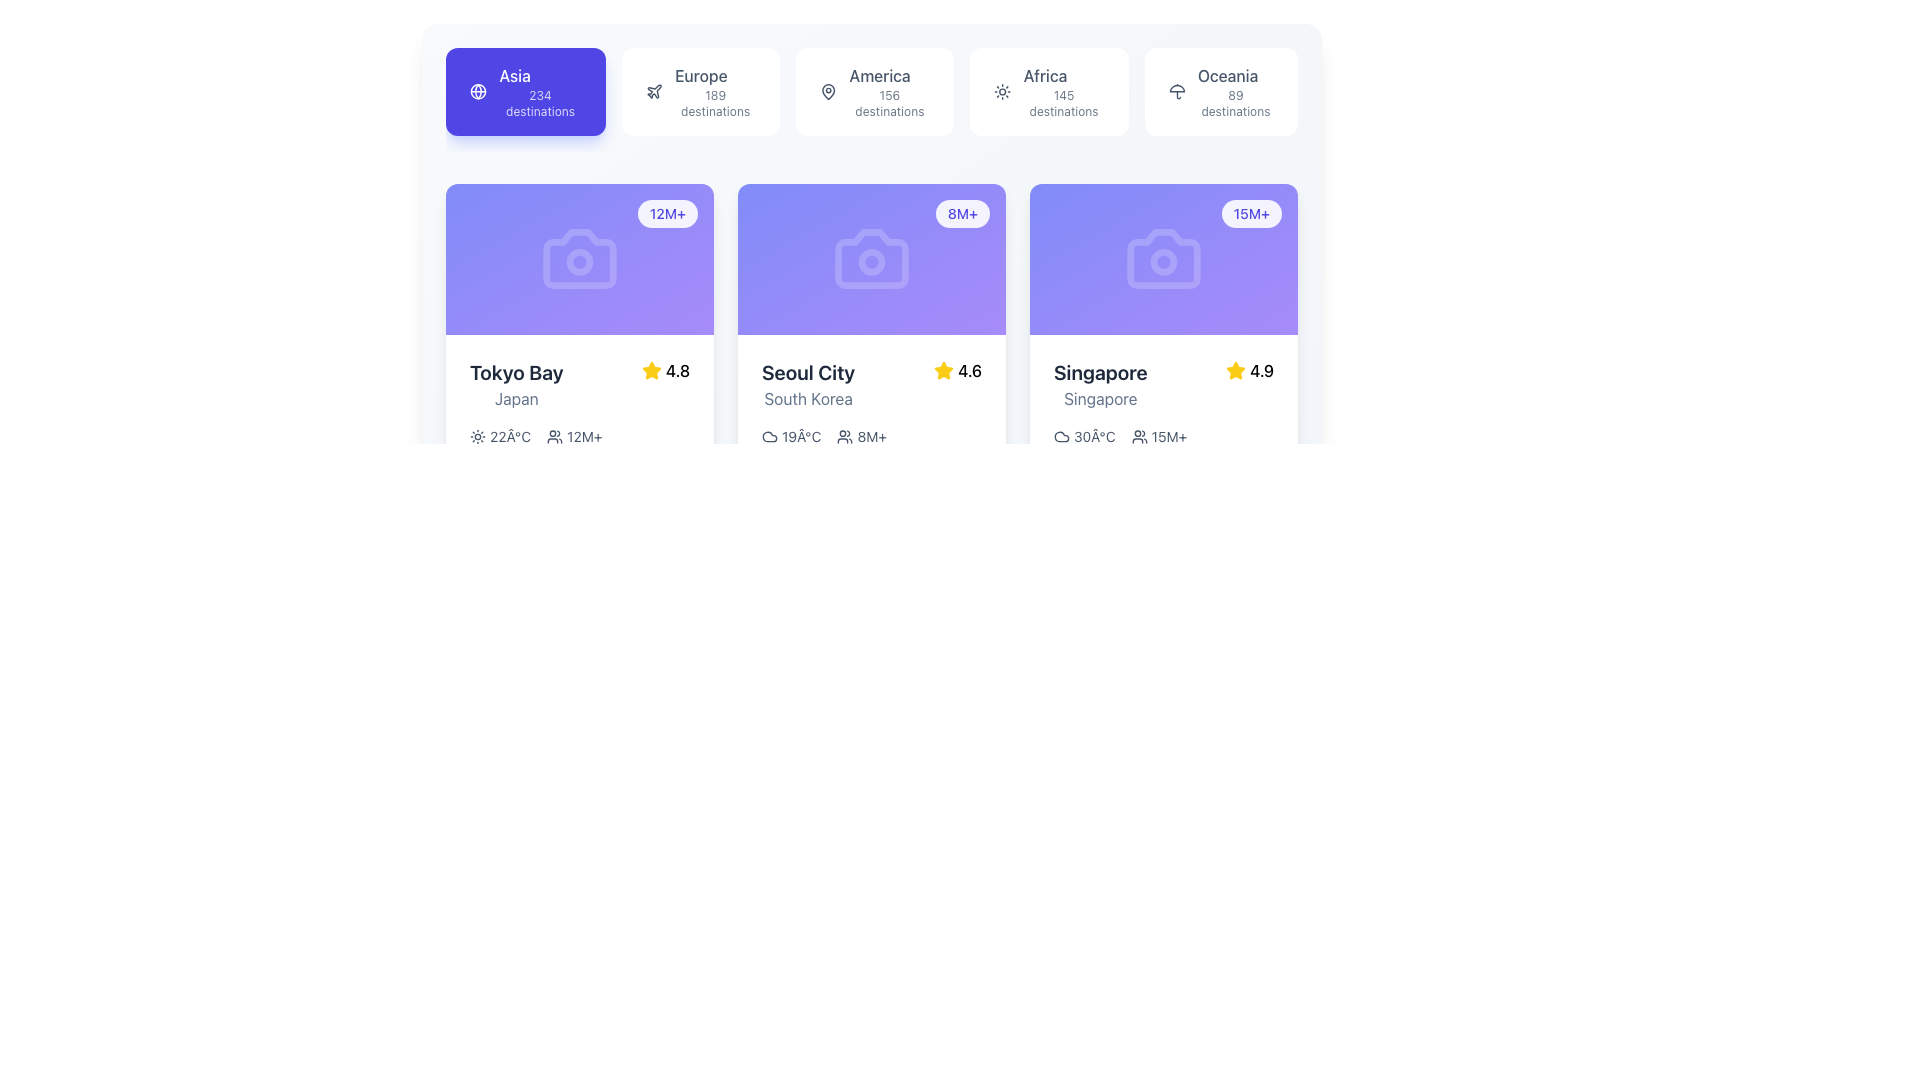 This screenshot has height=1080, width=1920. I want to click on the small sun icon with rays, located to the left of the 'Africa' text in the regions bar, so click(1003, 92).